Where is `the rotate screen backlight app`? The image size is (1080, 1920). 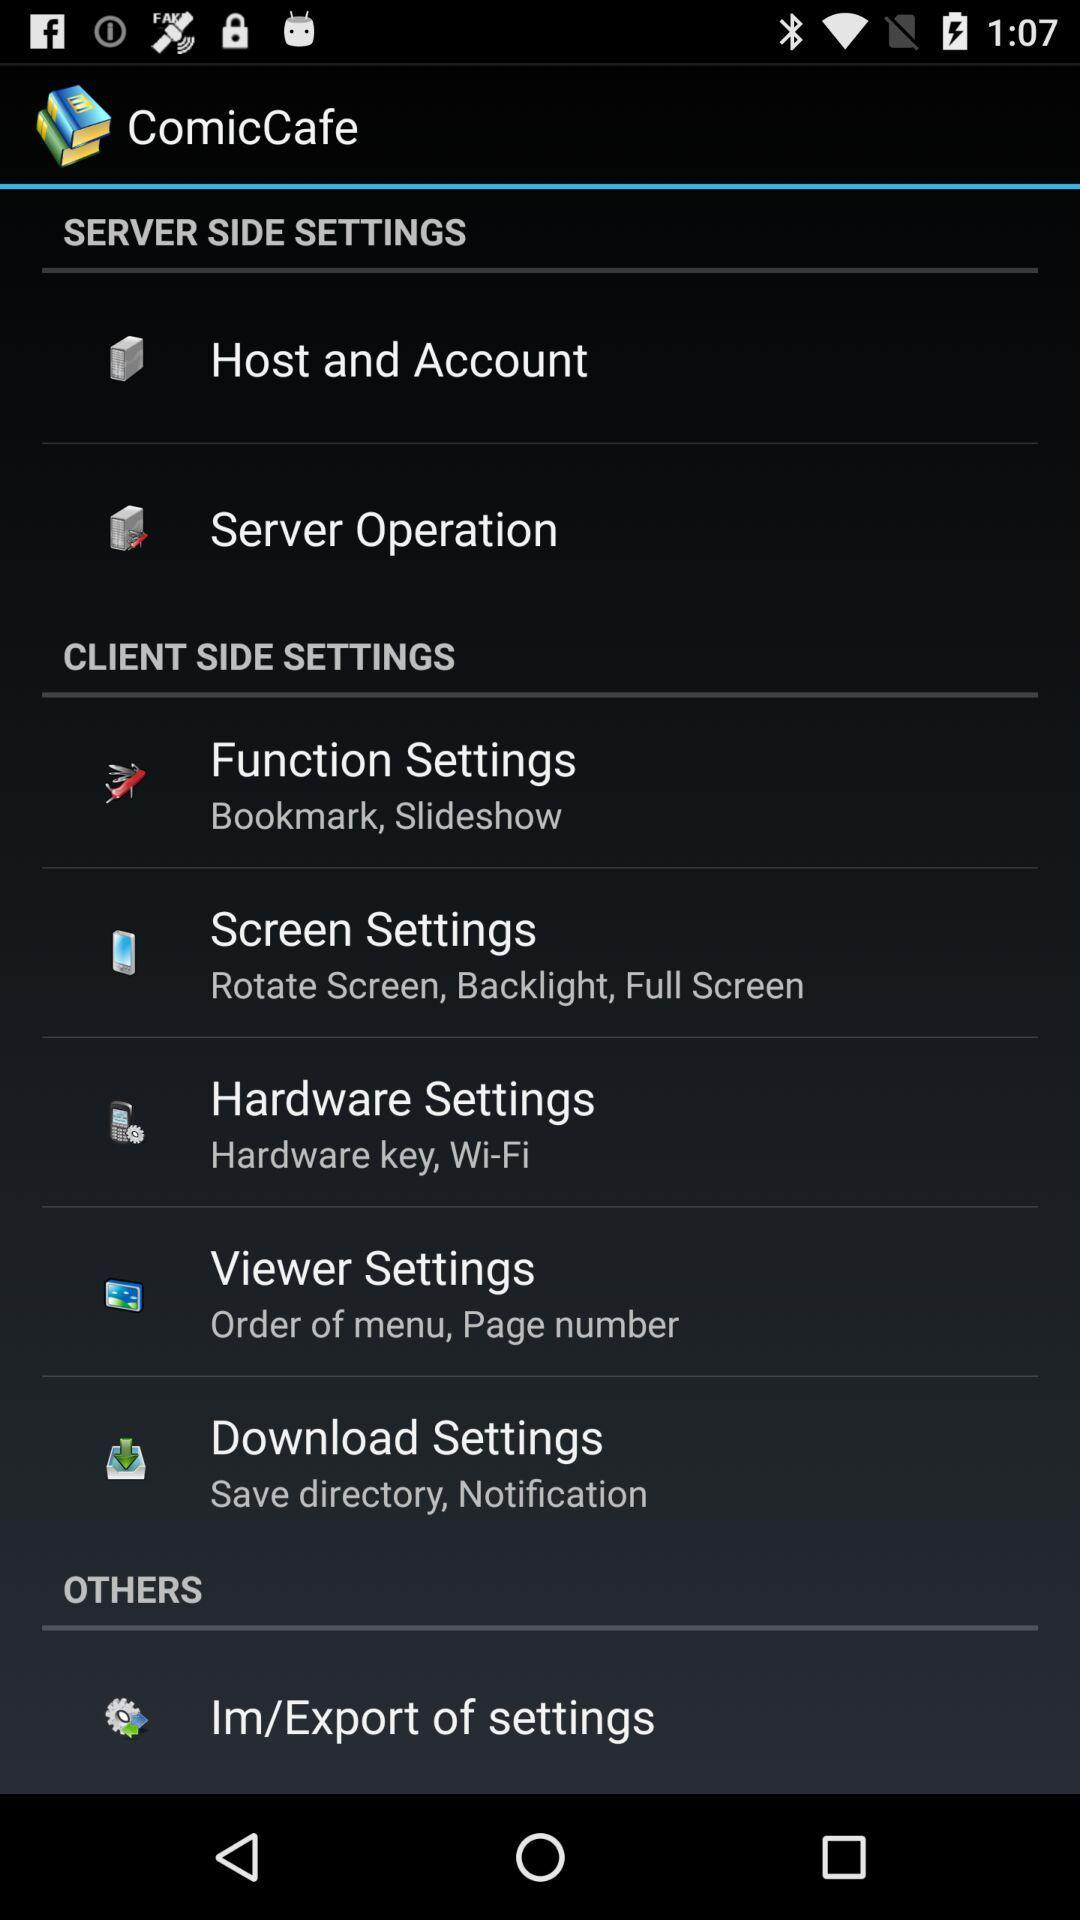 the rotate screen backlight app is located at coordinates (506, 983).